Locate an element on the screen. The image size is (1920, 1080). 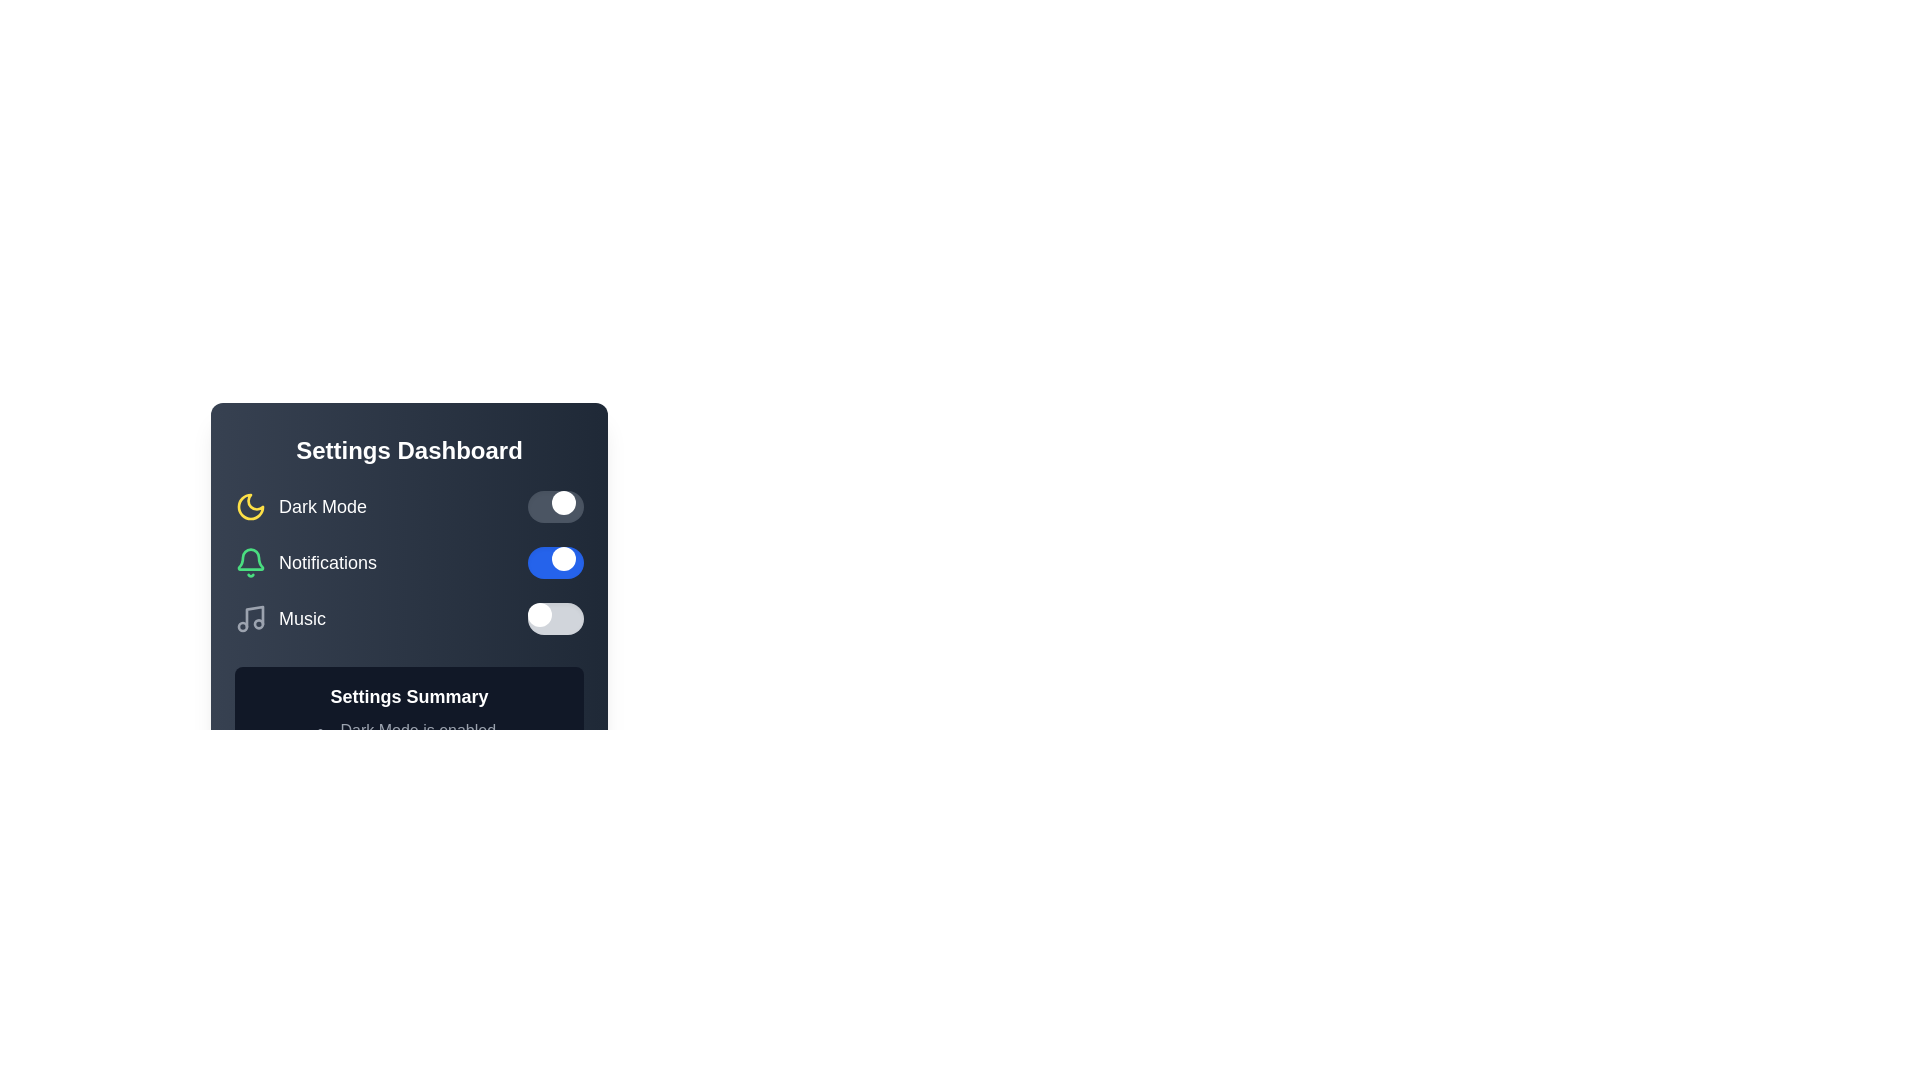
the label that describes the toggle switch for enabling or disabling dark mode, which is located to the right of a moon-shaped icon in the settings dashboard is located at coordinates (322, 505).